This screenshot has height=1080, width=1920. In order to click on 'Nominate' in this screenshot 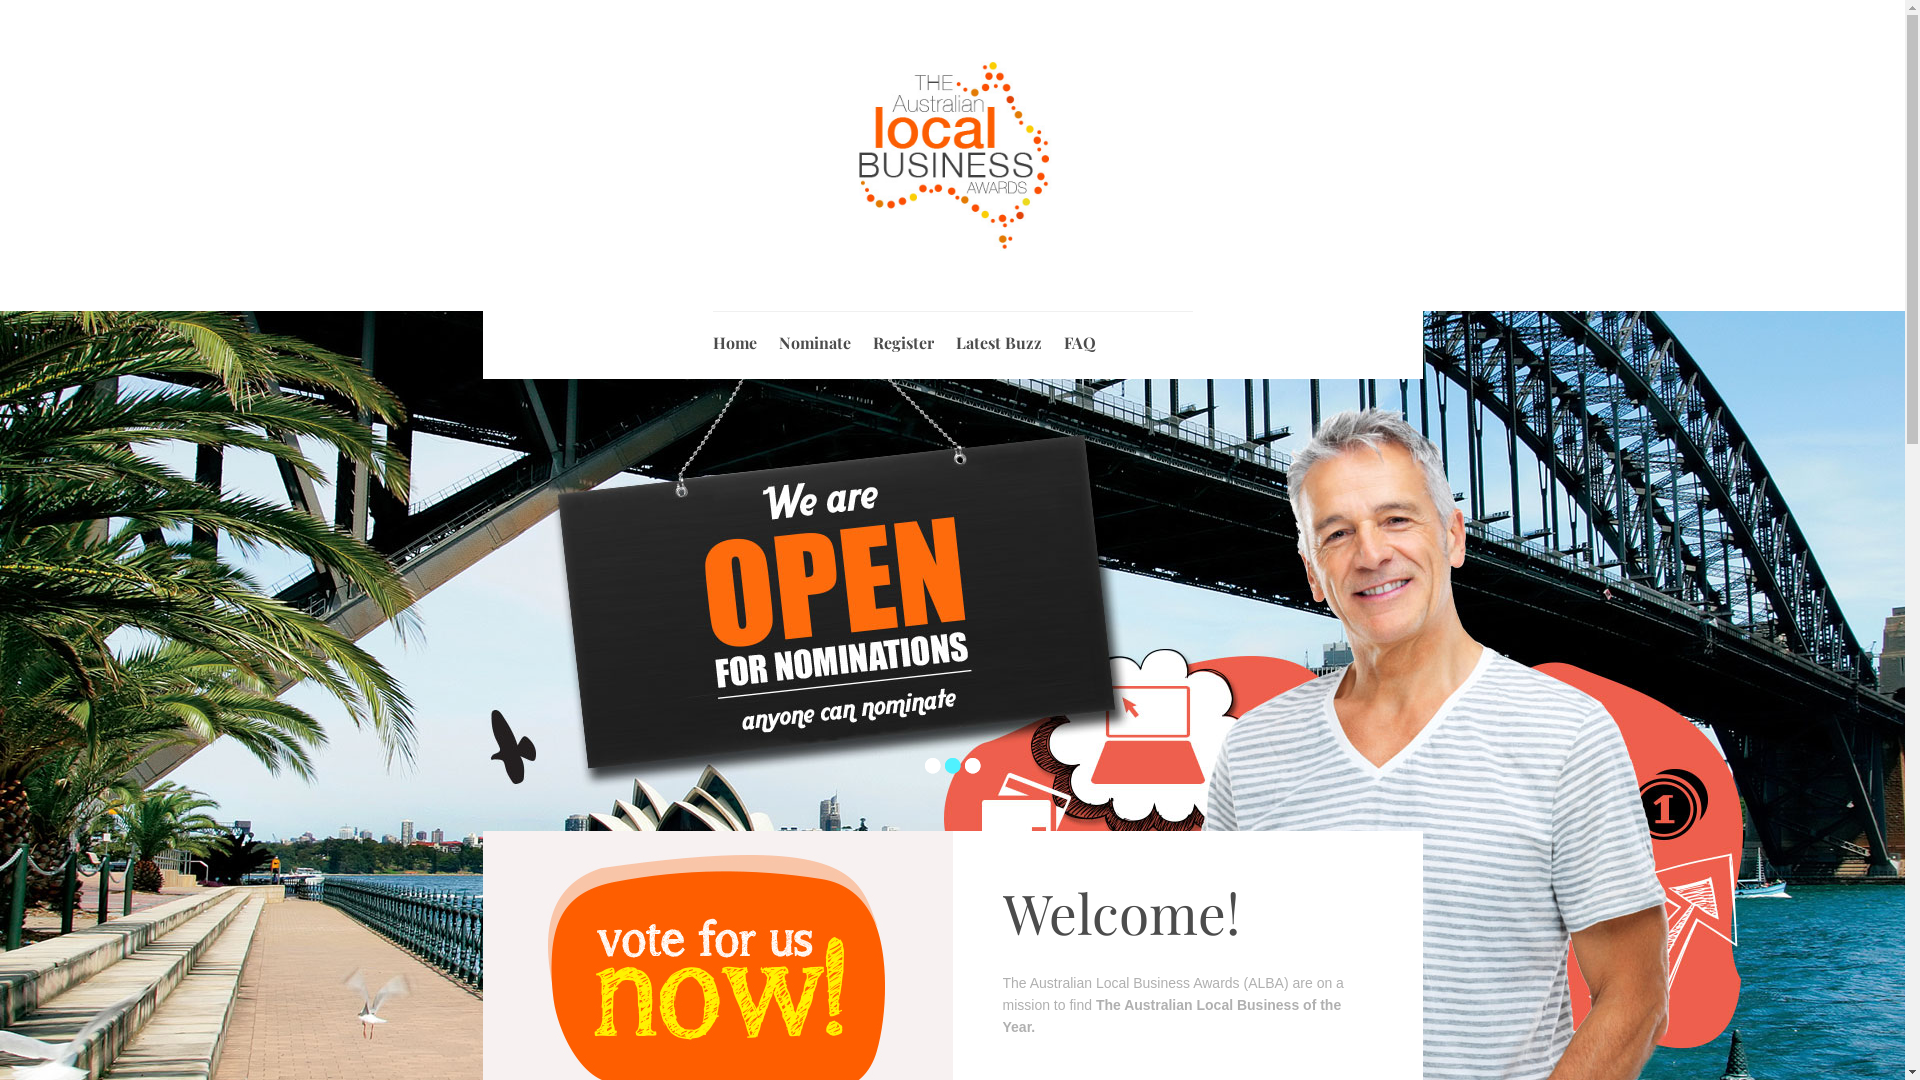, I will do `click(814, 335)`.